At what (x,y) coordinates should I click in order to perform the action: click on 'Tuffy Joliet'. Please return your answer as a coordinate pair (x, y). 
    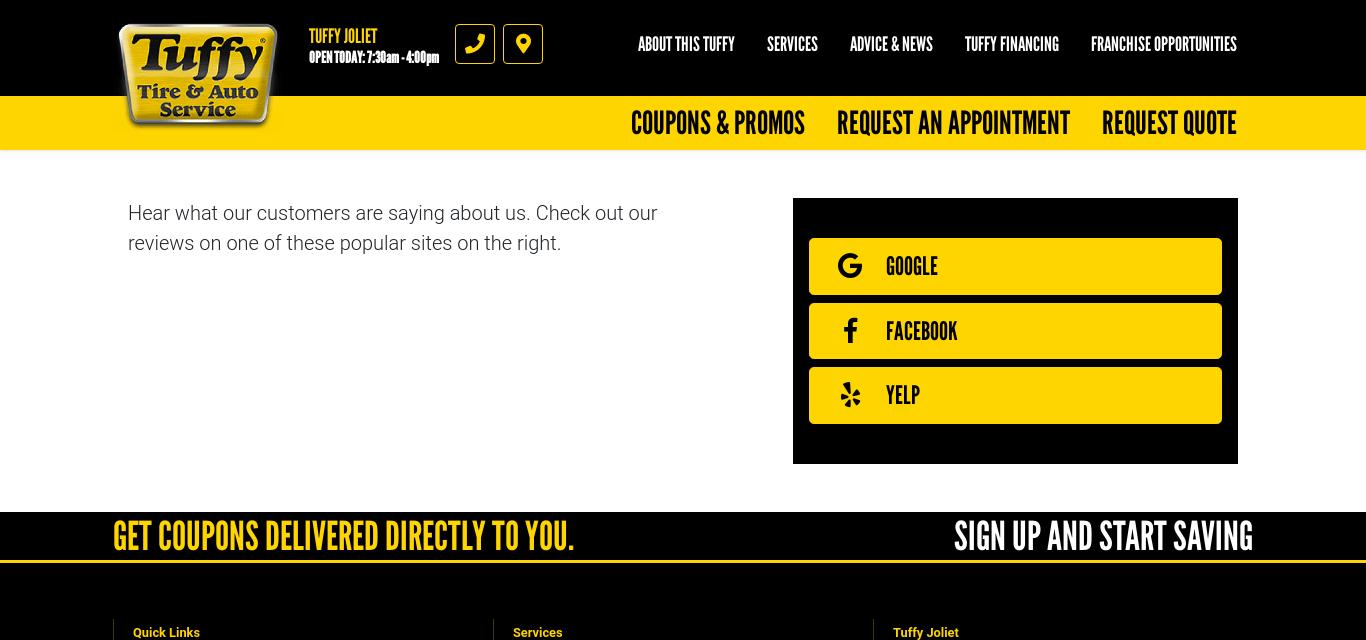
    Looking at the image, I should click on (925, 630).